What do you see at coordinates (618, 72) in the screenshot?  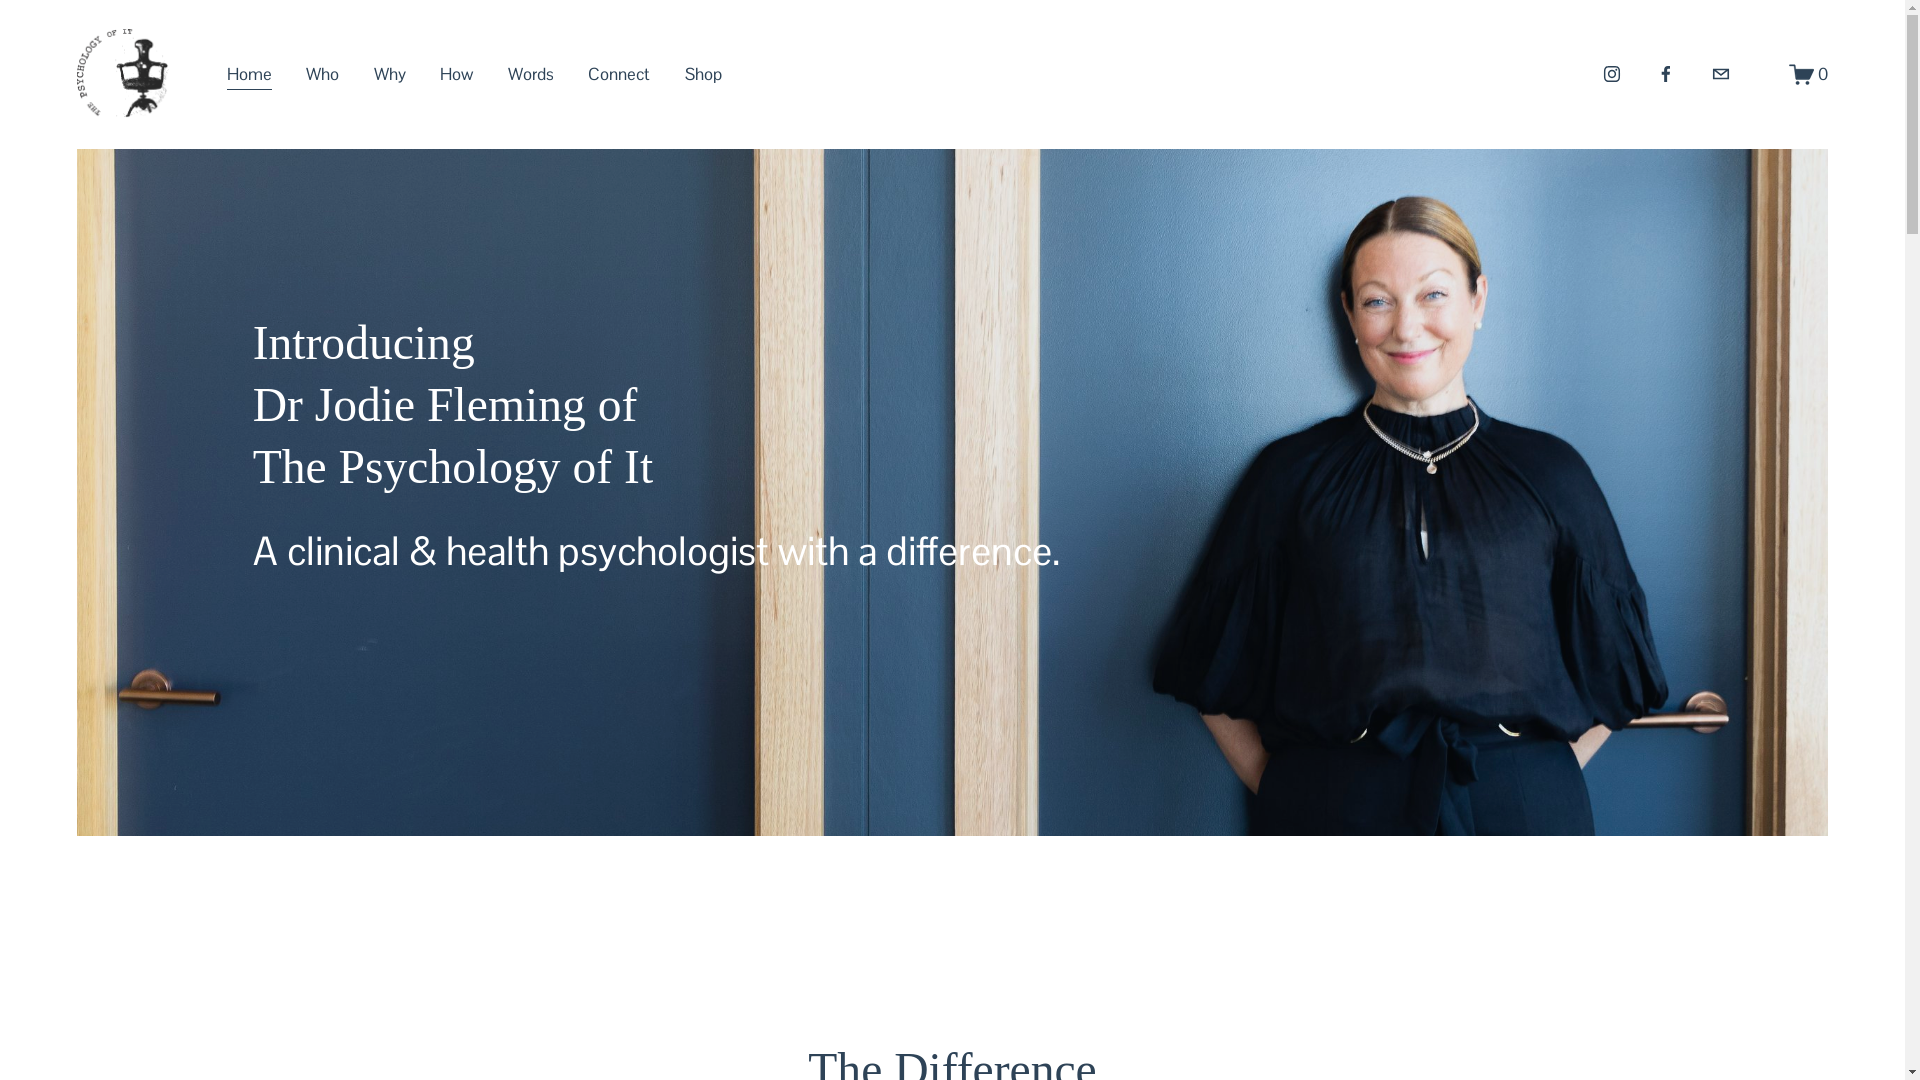 I see `'Connect'` at bounding box center [618, 72].